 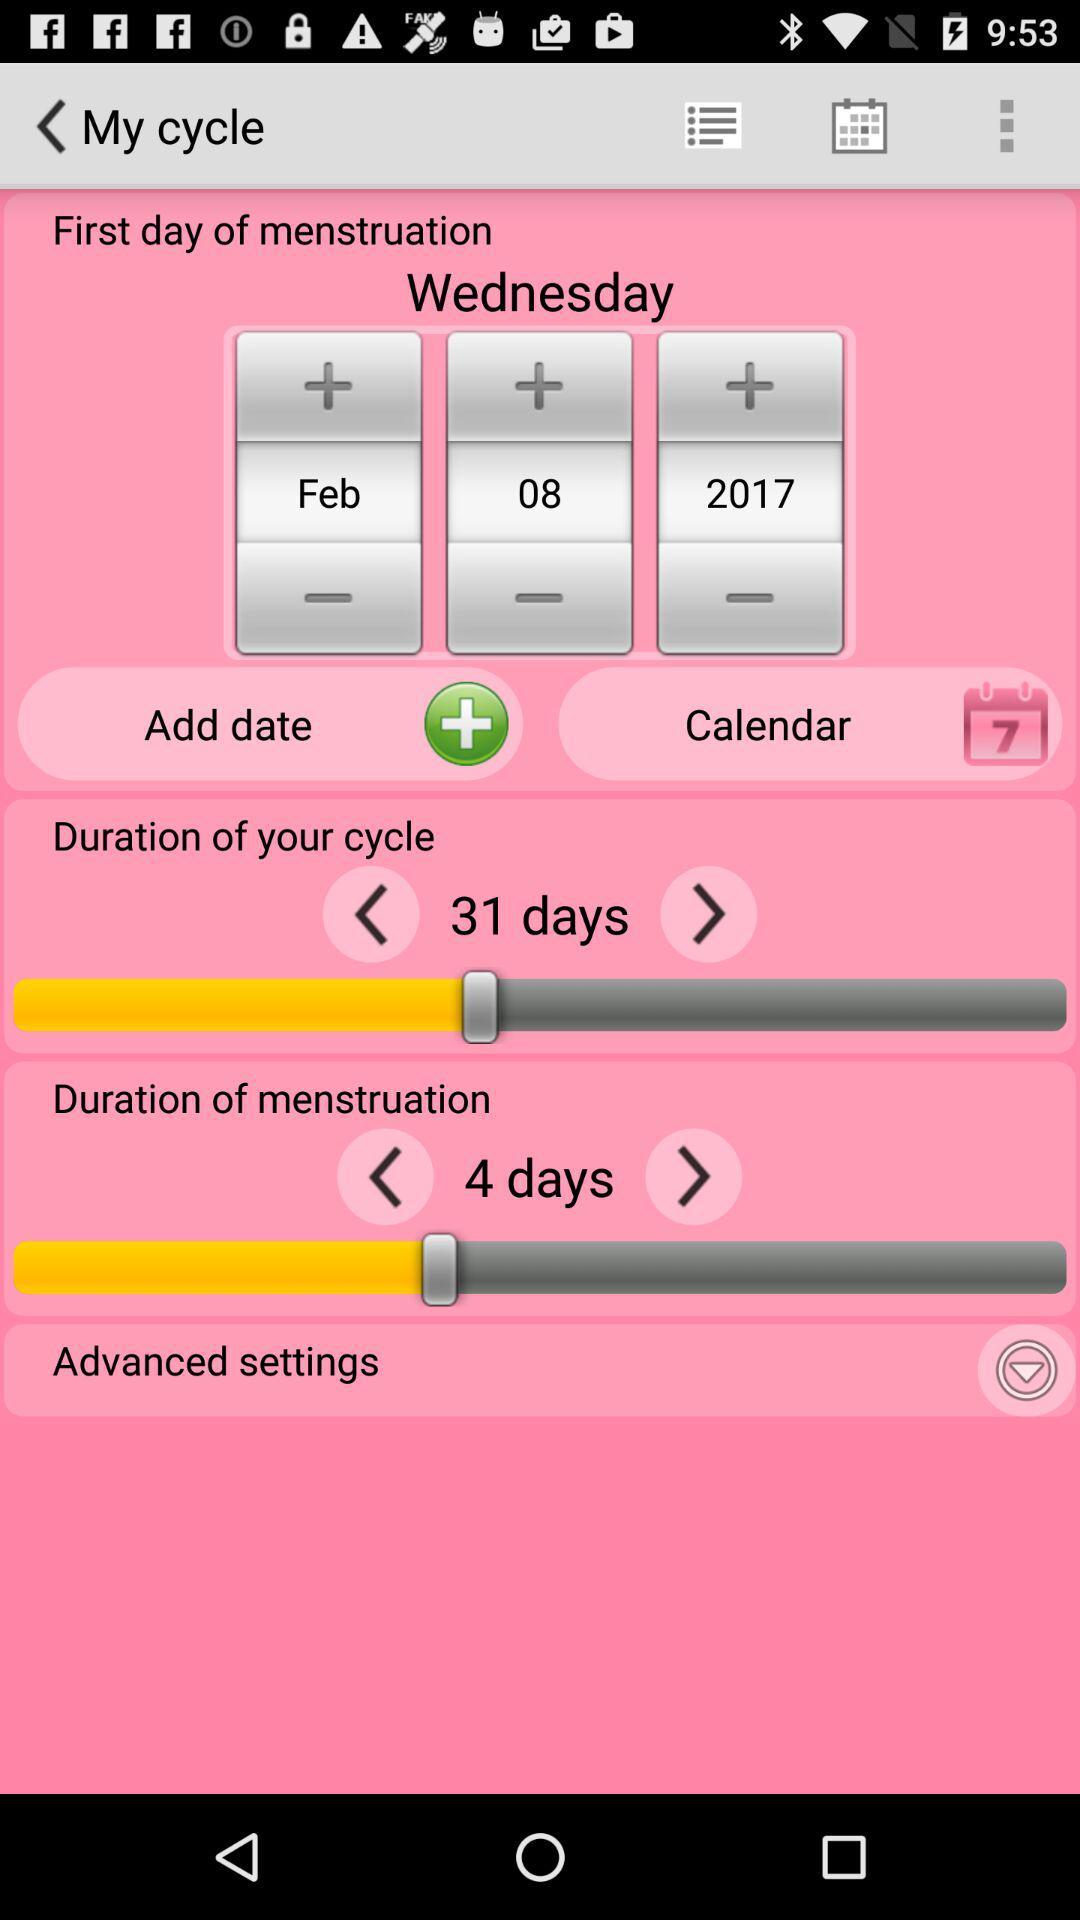 I want to click on decrease number, so click(x=385, y=1176).